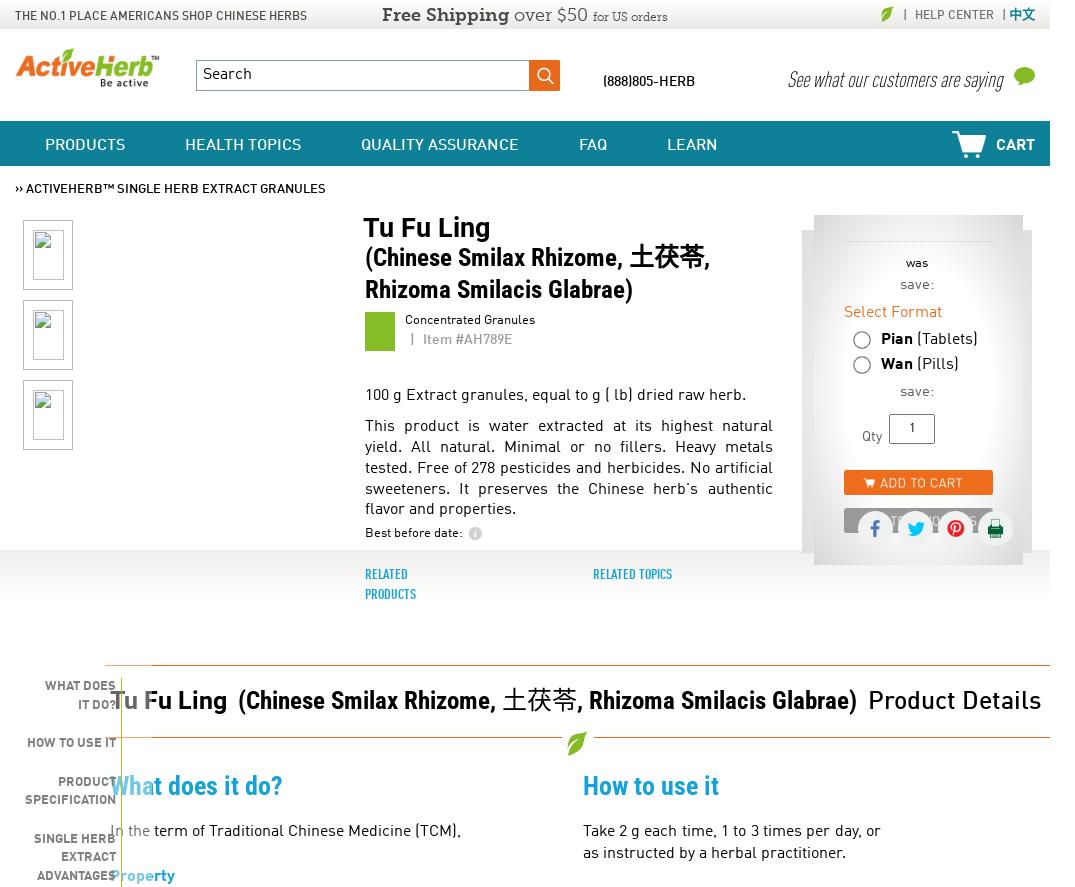  Describe the element at coordinates (467, 339) in the screenshot. I see `'Item #AH789E'` at that location.